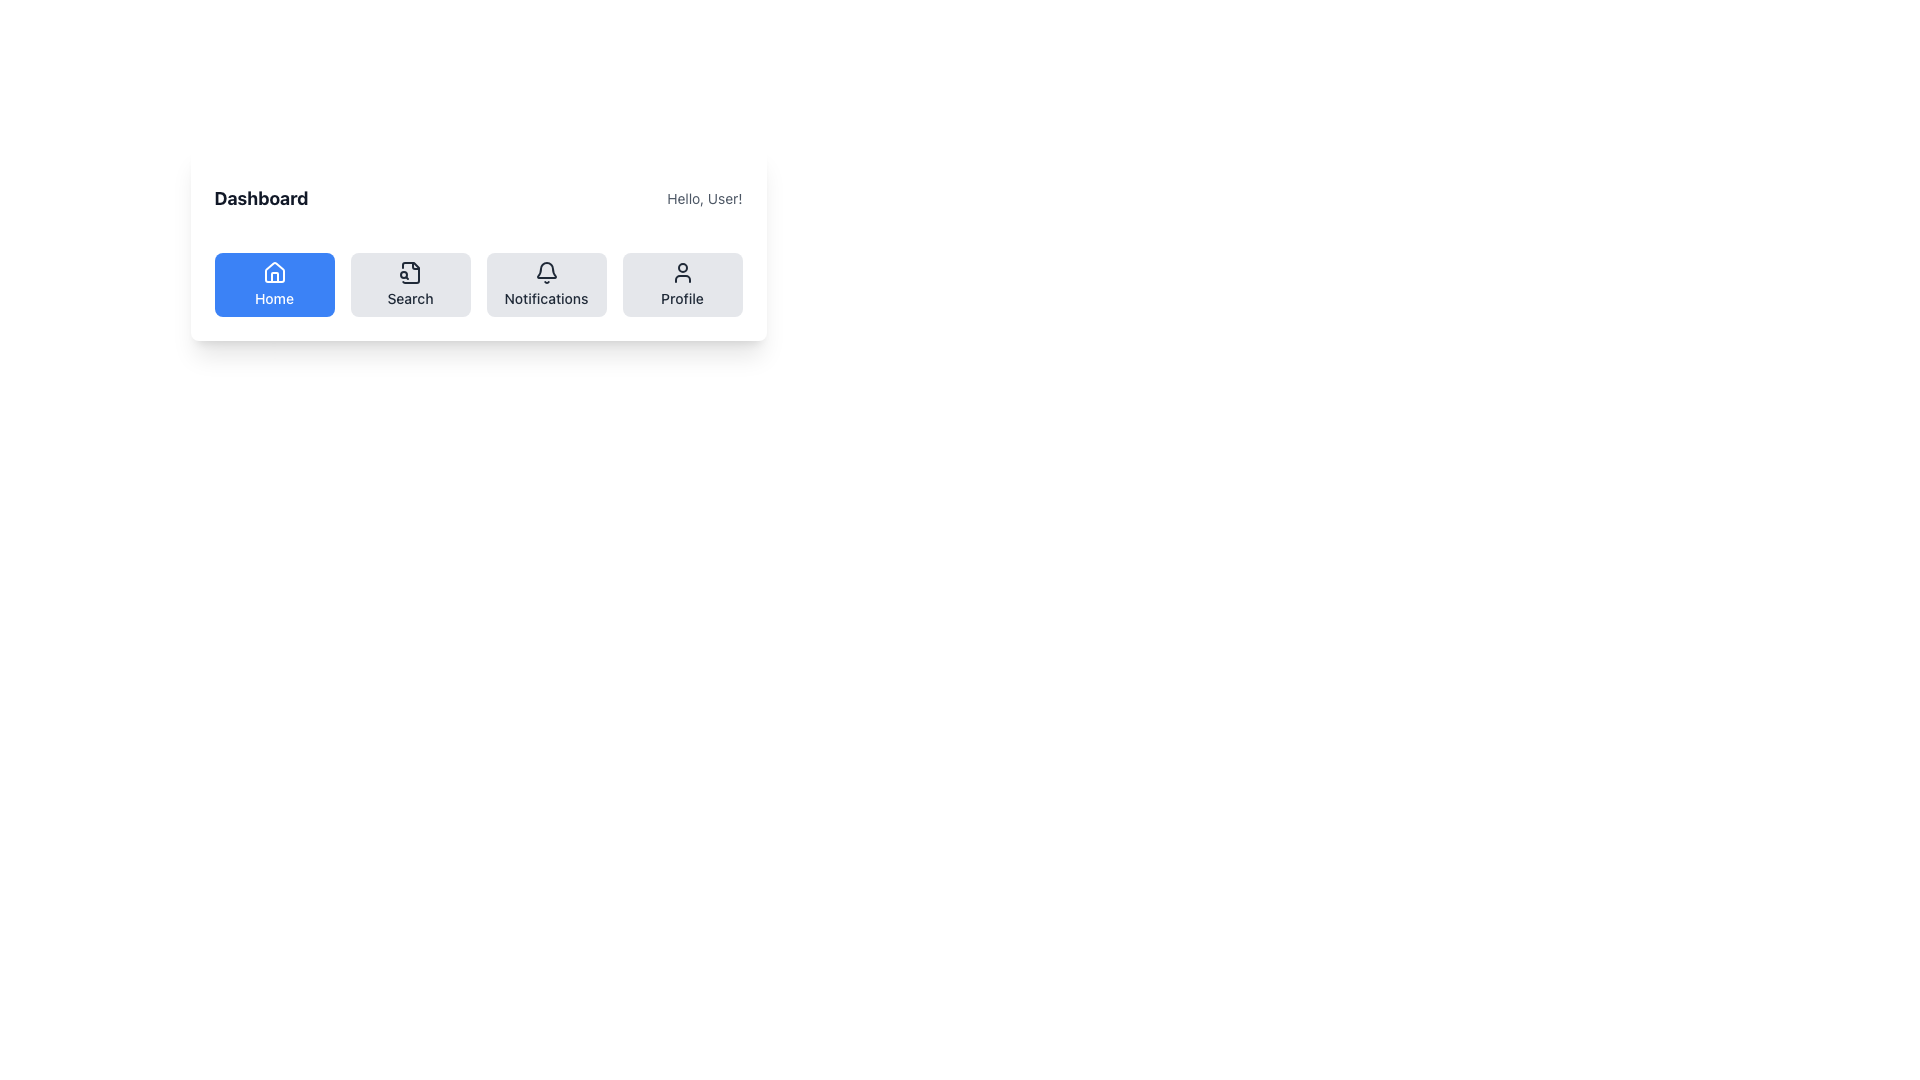 This screenshot has width=1920, height=1080. What do you see at coordinates (477, 285) in the screenshot?
I see `the Notifications section of the Navigation Menu, which is a grid menu located beneath the Dashboard title and Hello, User! text` at bounding box center [477, 285].